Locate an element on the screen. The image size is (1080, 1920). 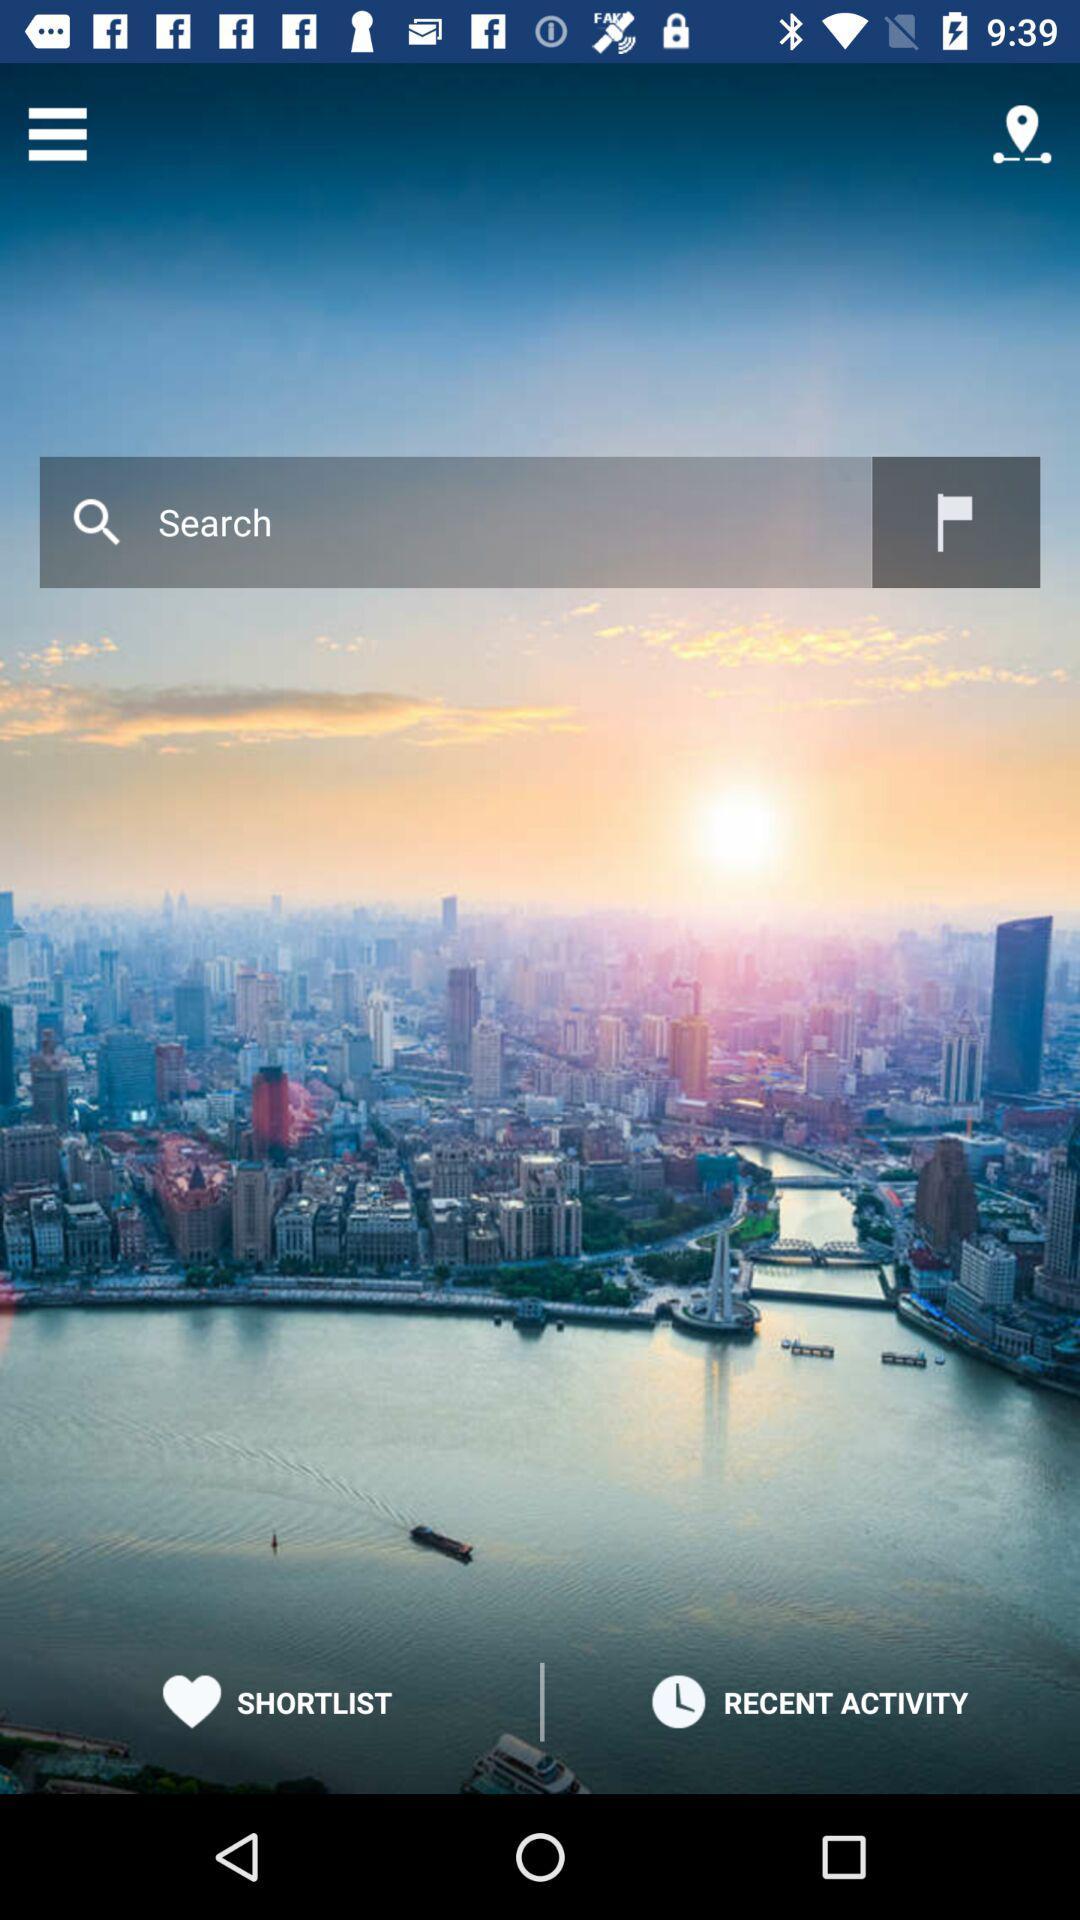
see page options is located at coordinates (56, 133).